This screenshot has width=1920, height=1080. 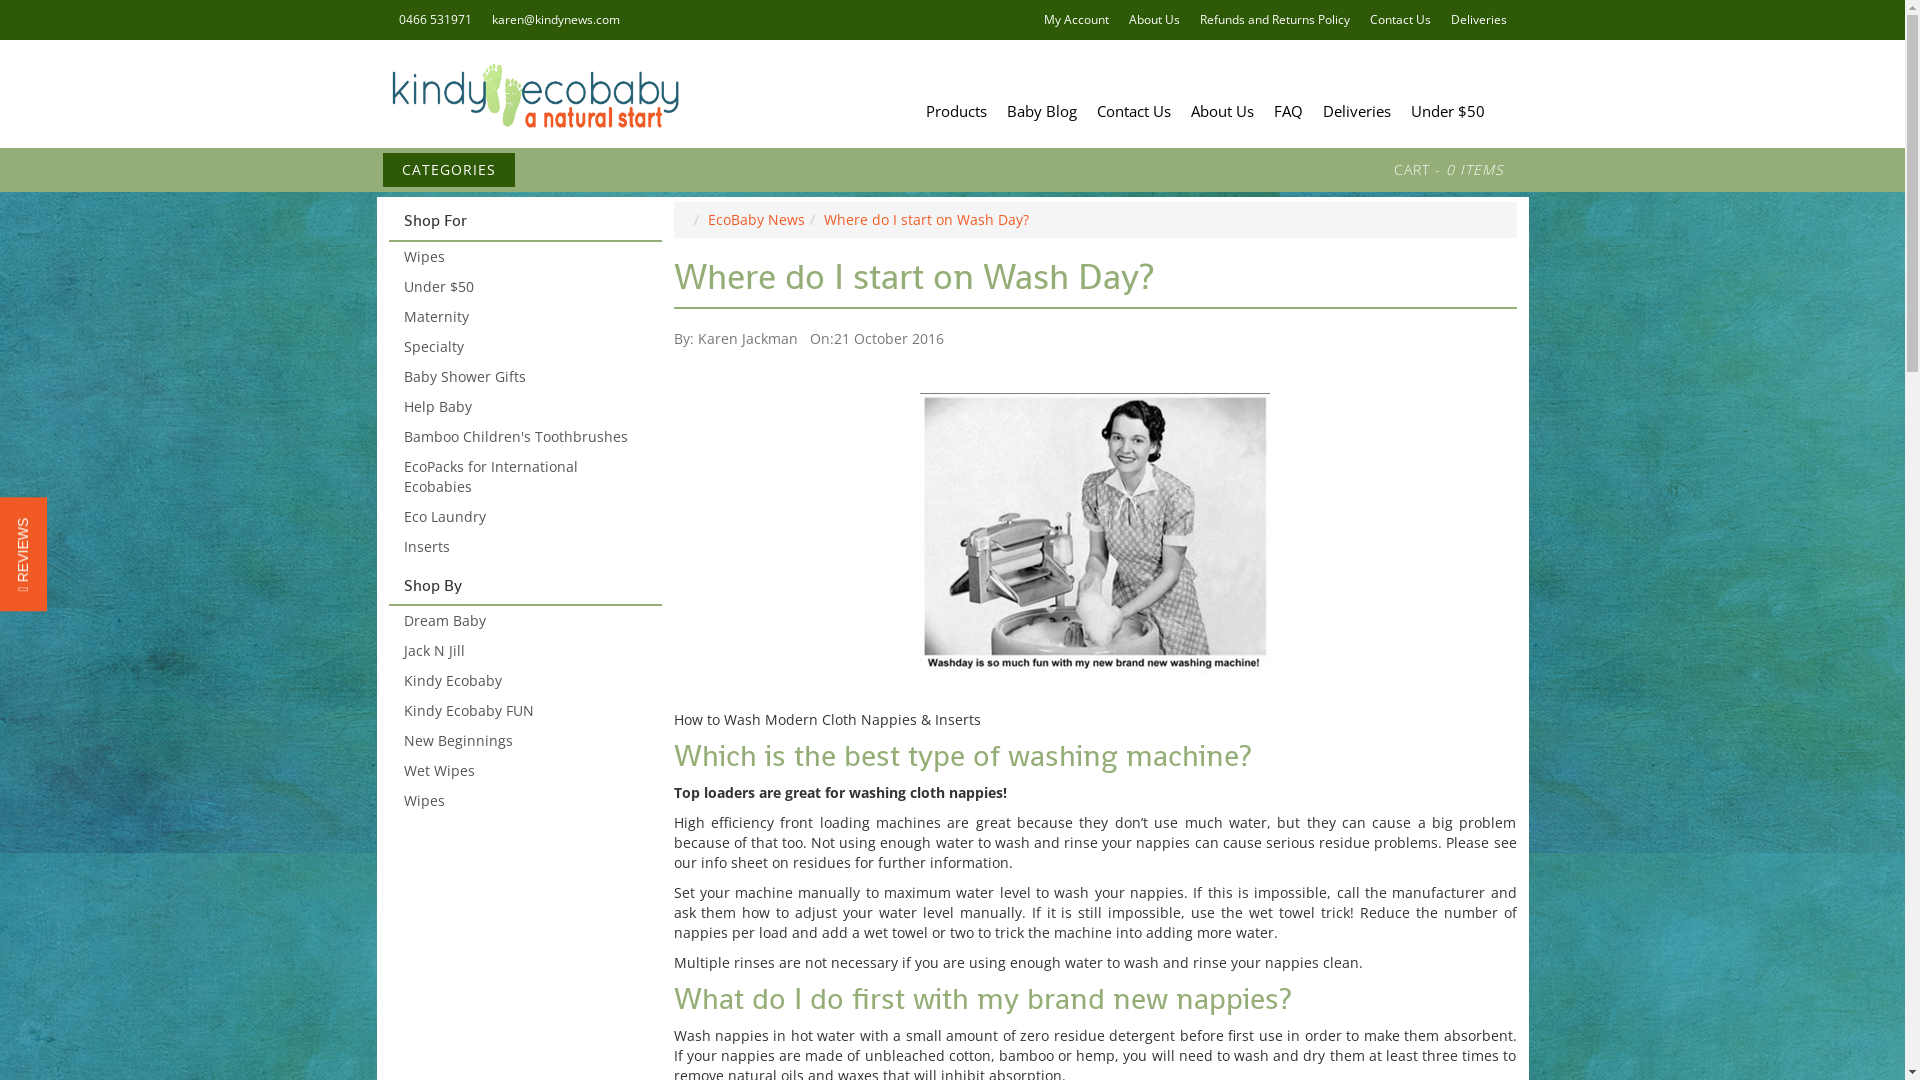 I want to click on 'Baby Blog', so click(x=1040, y=111).